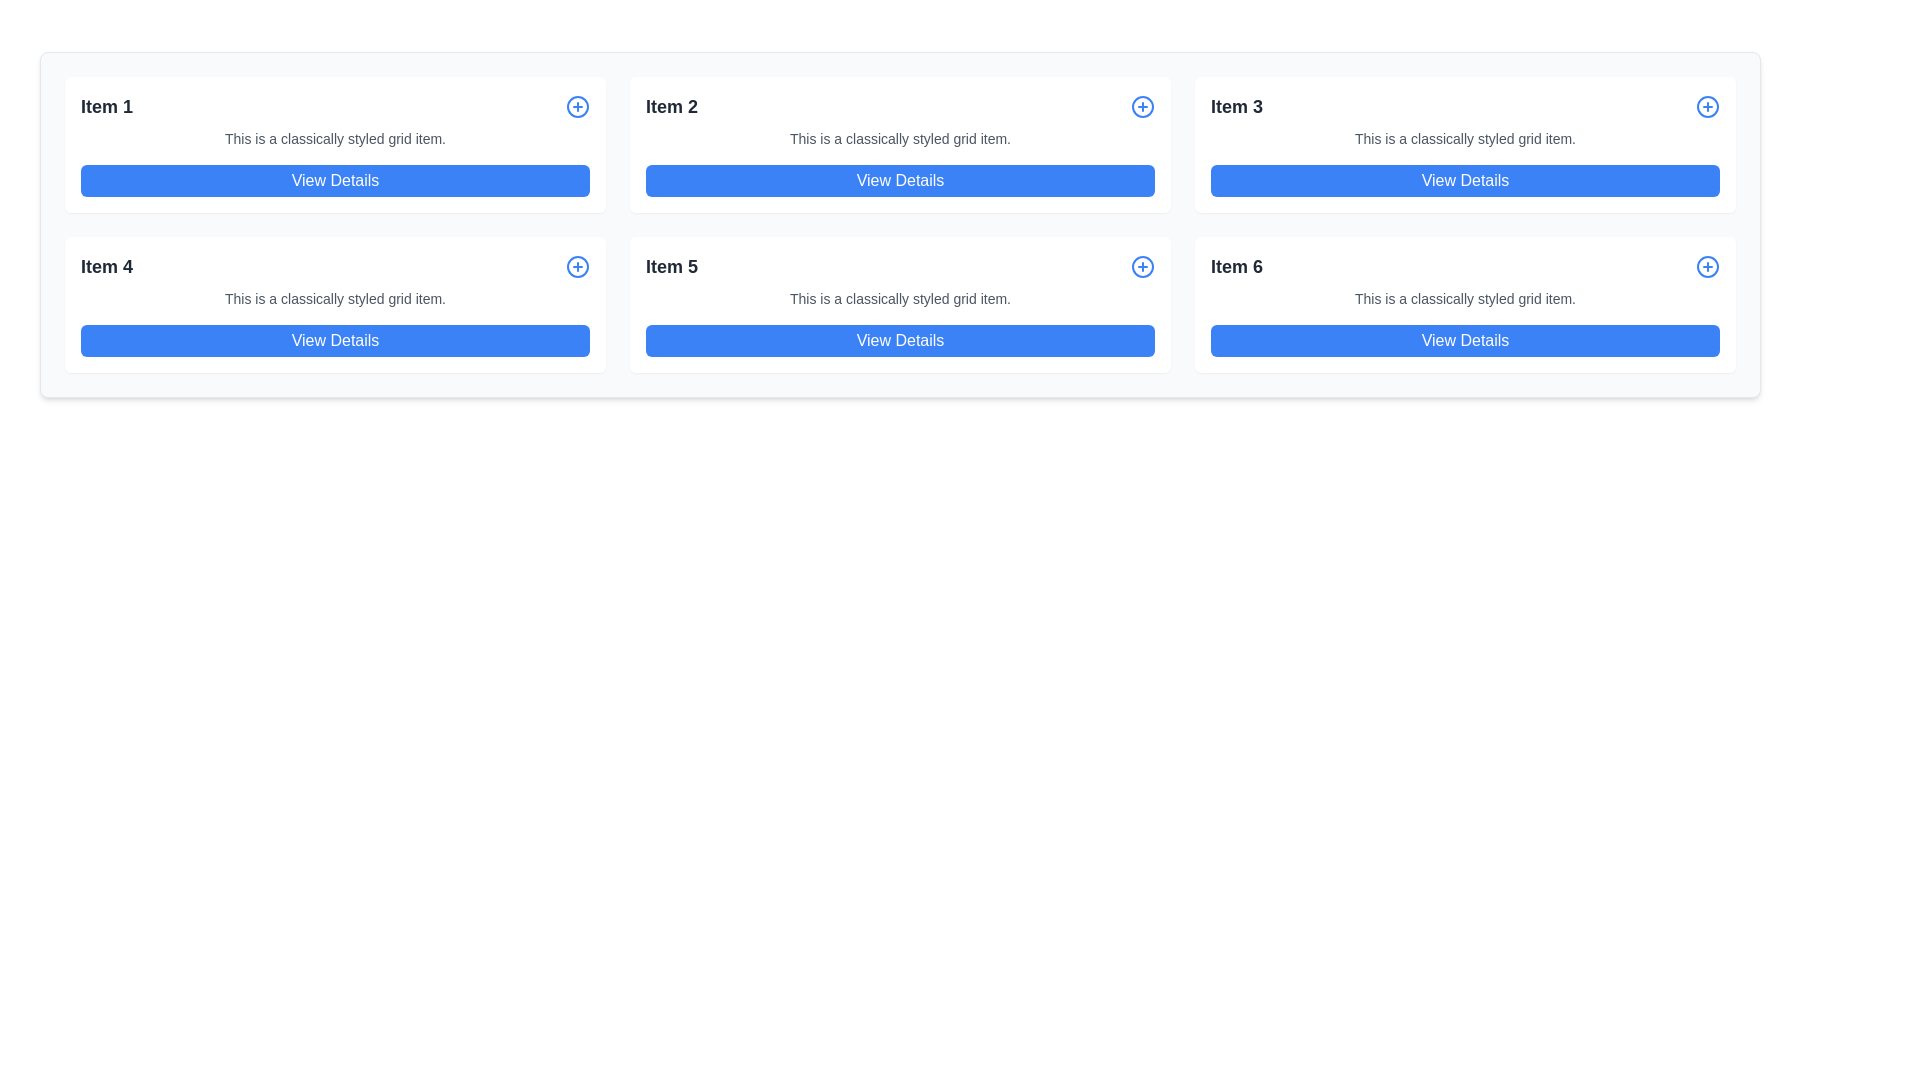 The height and width of the screenshot is (1080, 1920). I want to click on the button located in the lower section of the card labeled 'Item 2', so click(899, 181).